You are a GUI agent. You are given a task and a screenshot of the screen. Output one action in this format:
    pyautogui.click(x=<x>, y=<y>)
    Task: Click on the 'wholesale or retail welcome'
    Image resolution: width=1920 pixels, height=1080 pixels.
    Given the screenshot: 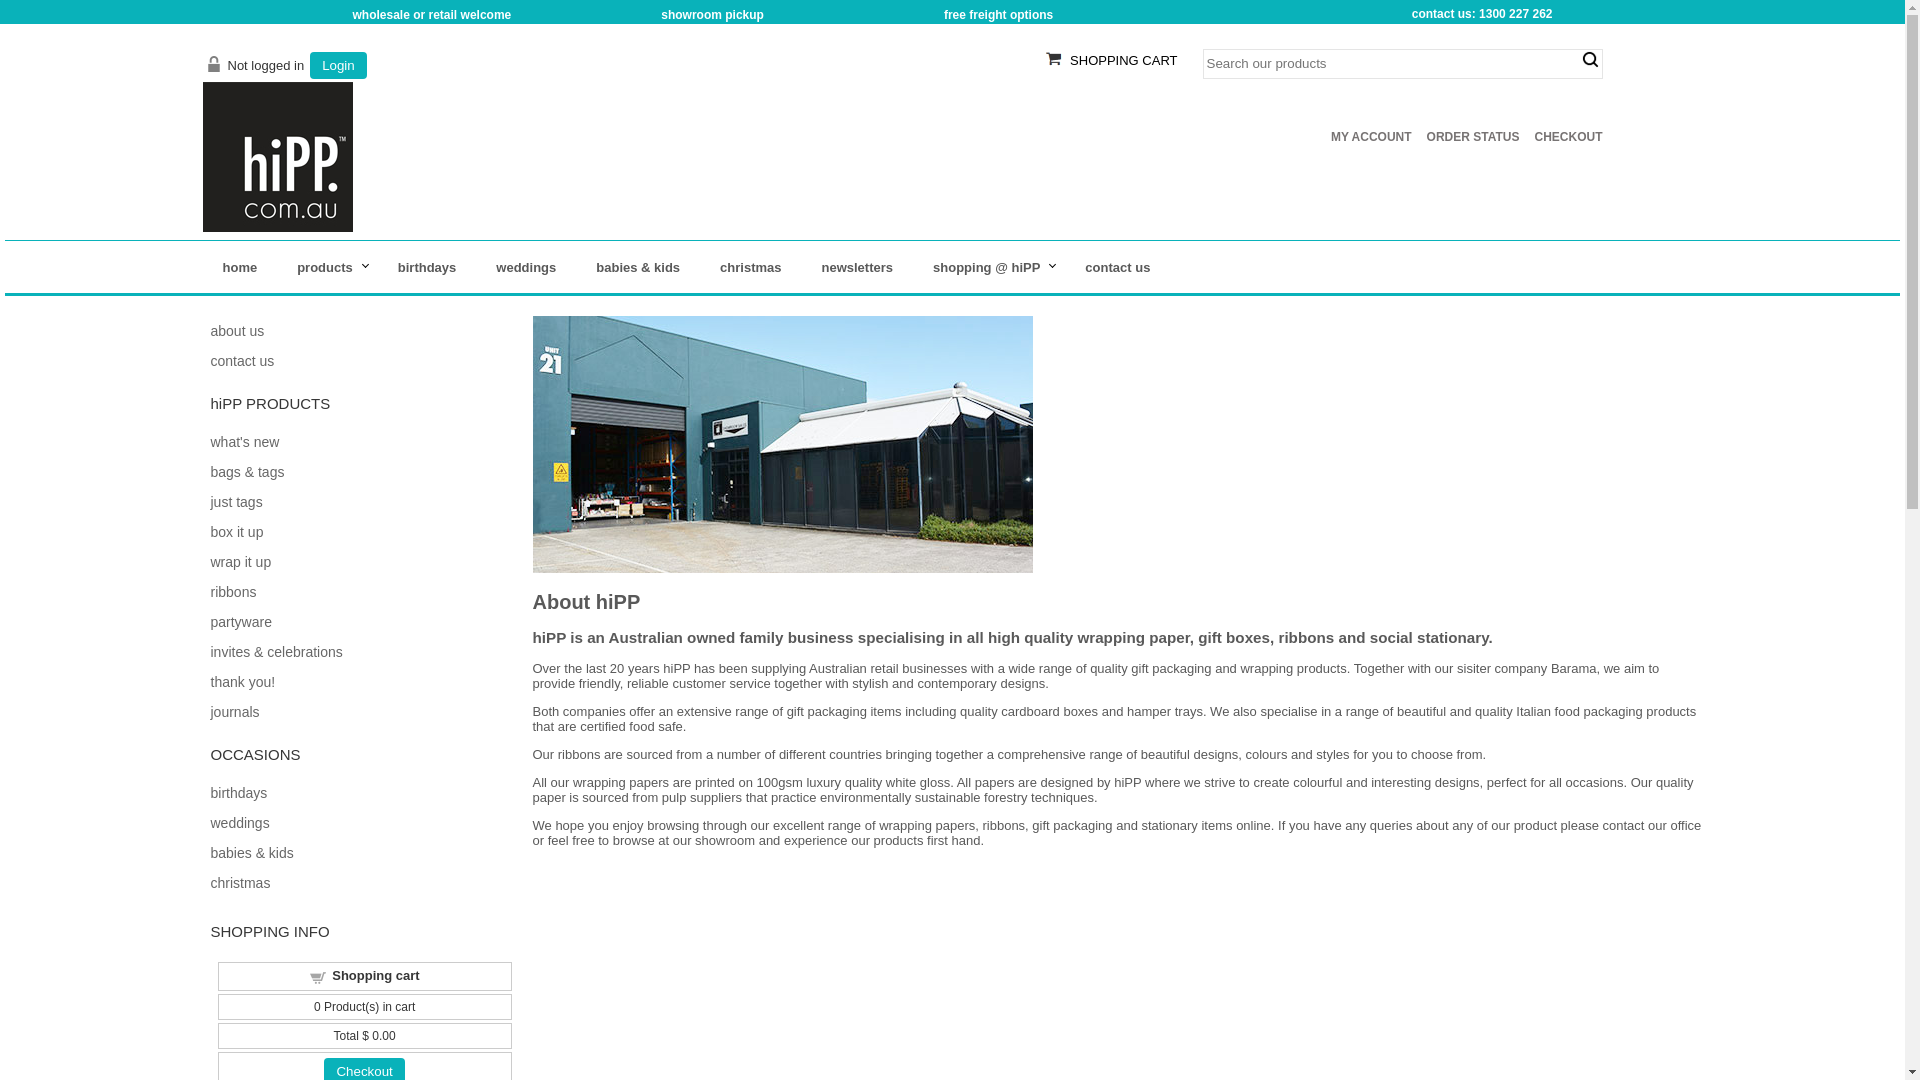 What is the action you would take?
    pyautogui.click(x=430, y=15)
    